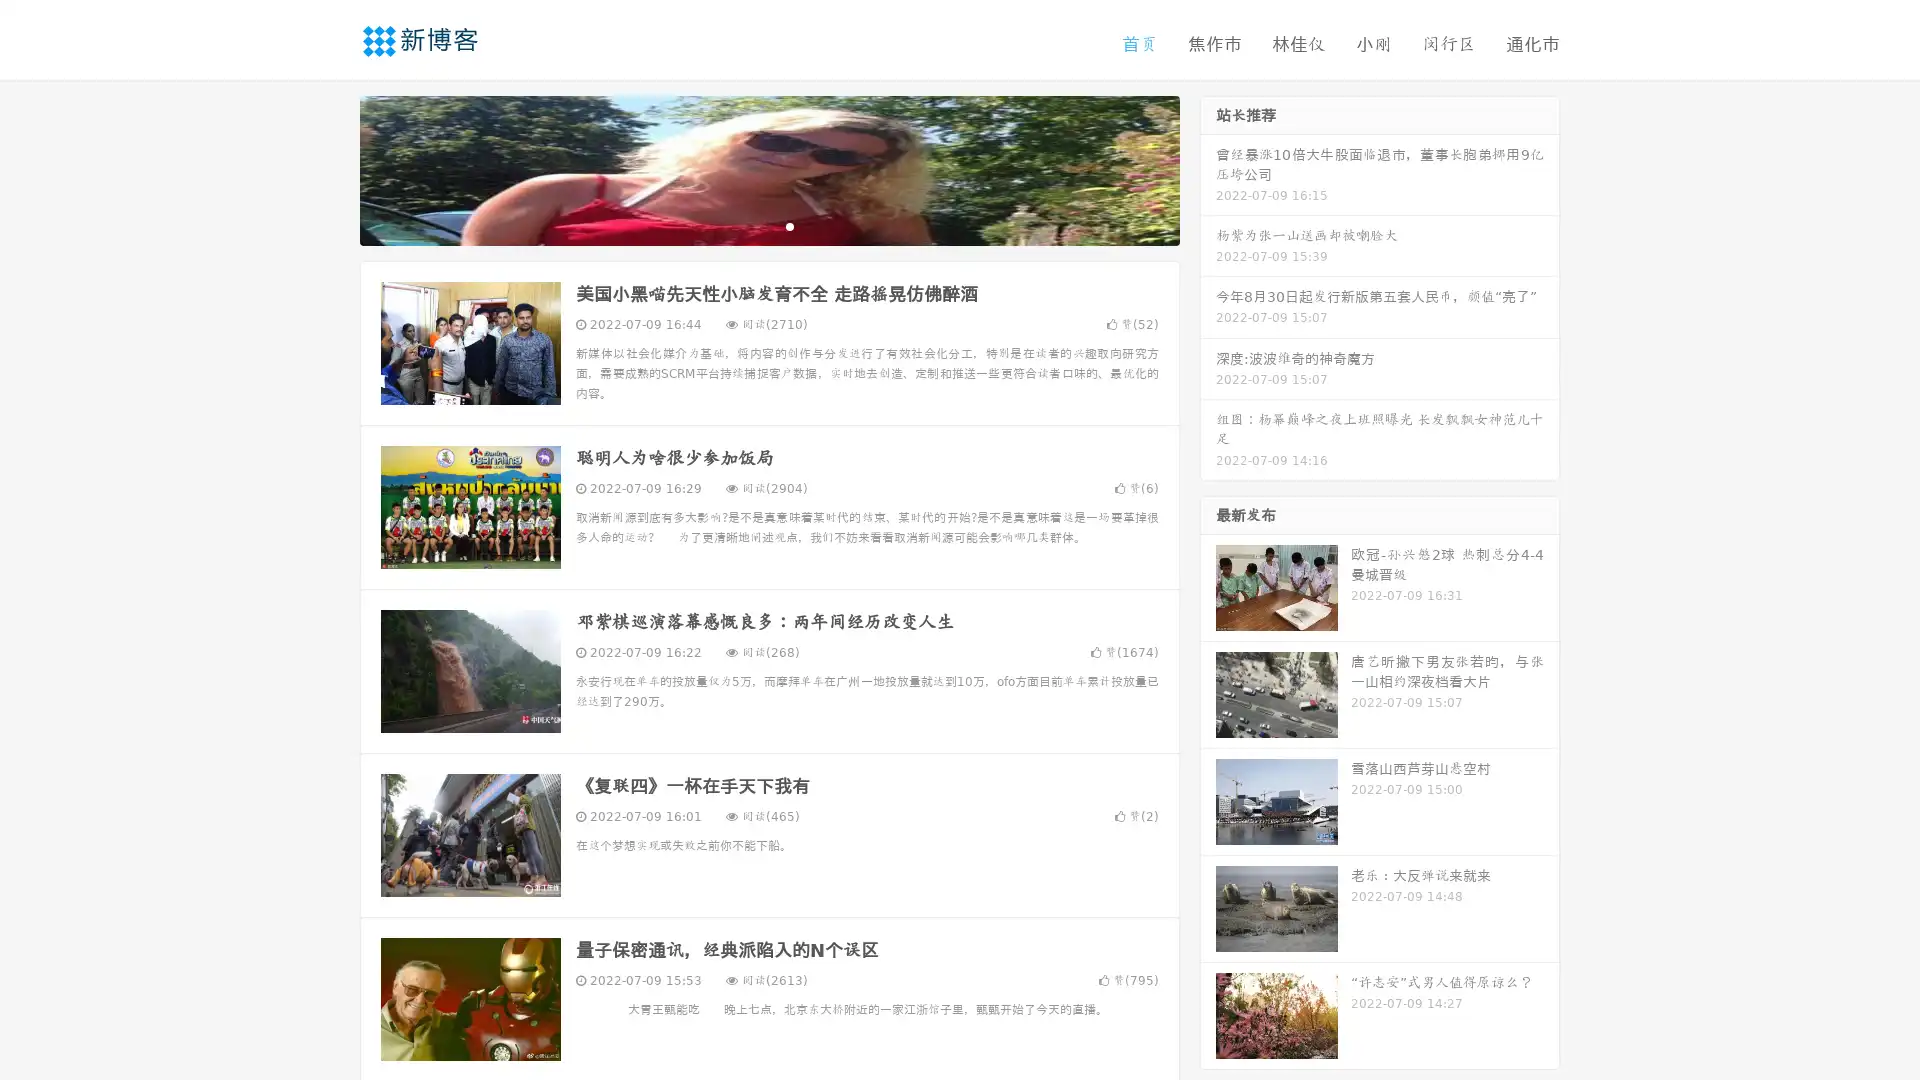 Image resolution: width=1920 pixels, height=1080 pixels. What do you see at coordinates (330, 168) in the screenshot?
I see `Previous slide` at bounding box center [330, 168].